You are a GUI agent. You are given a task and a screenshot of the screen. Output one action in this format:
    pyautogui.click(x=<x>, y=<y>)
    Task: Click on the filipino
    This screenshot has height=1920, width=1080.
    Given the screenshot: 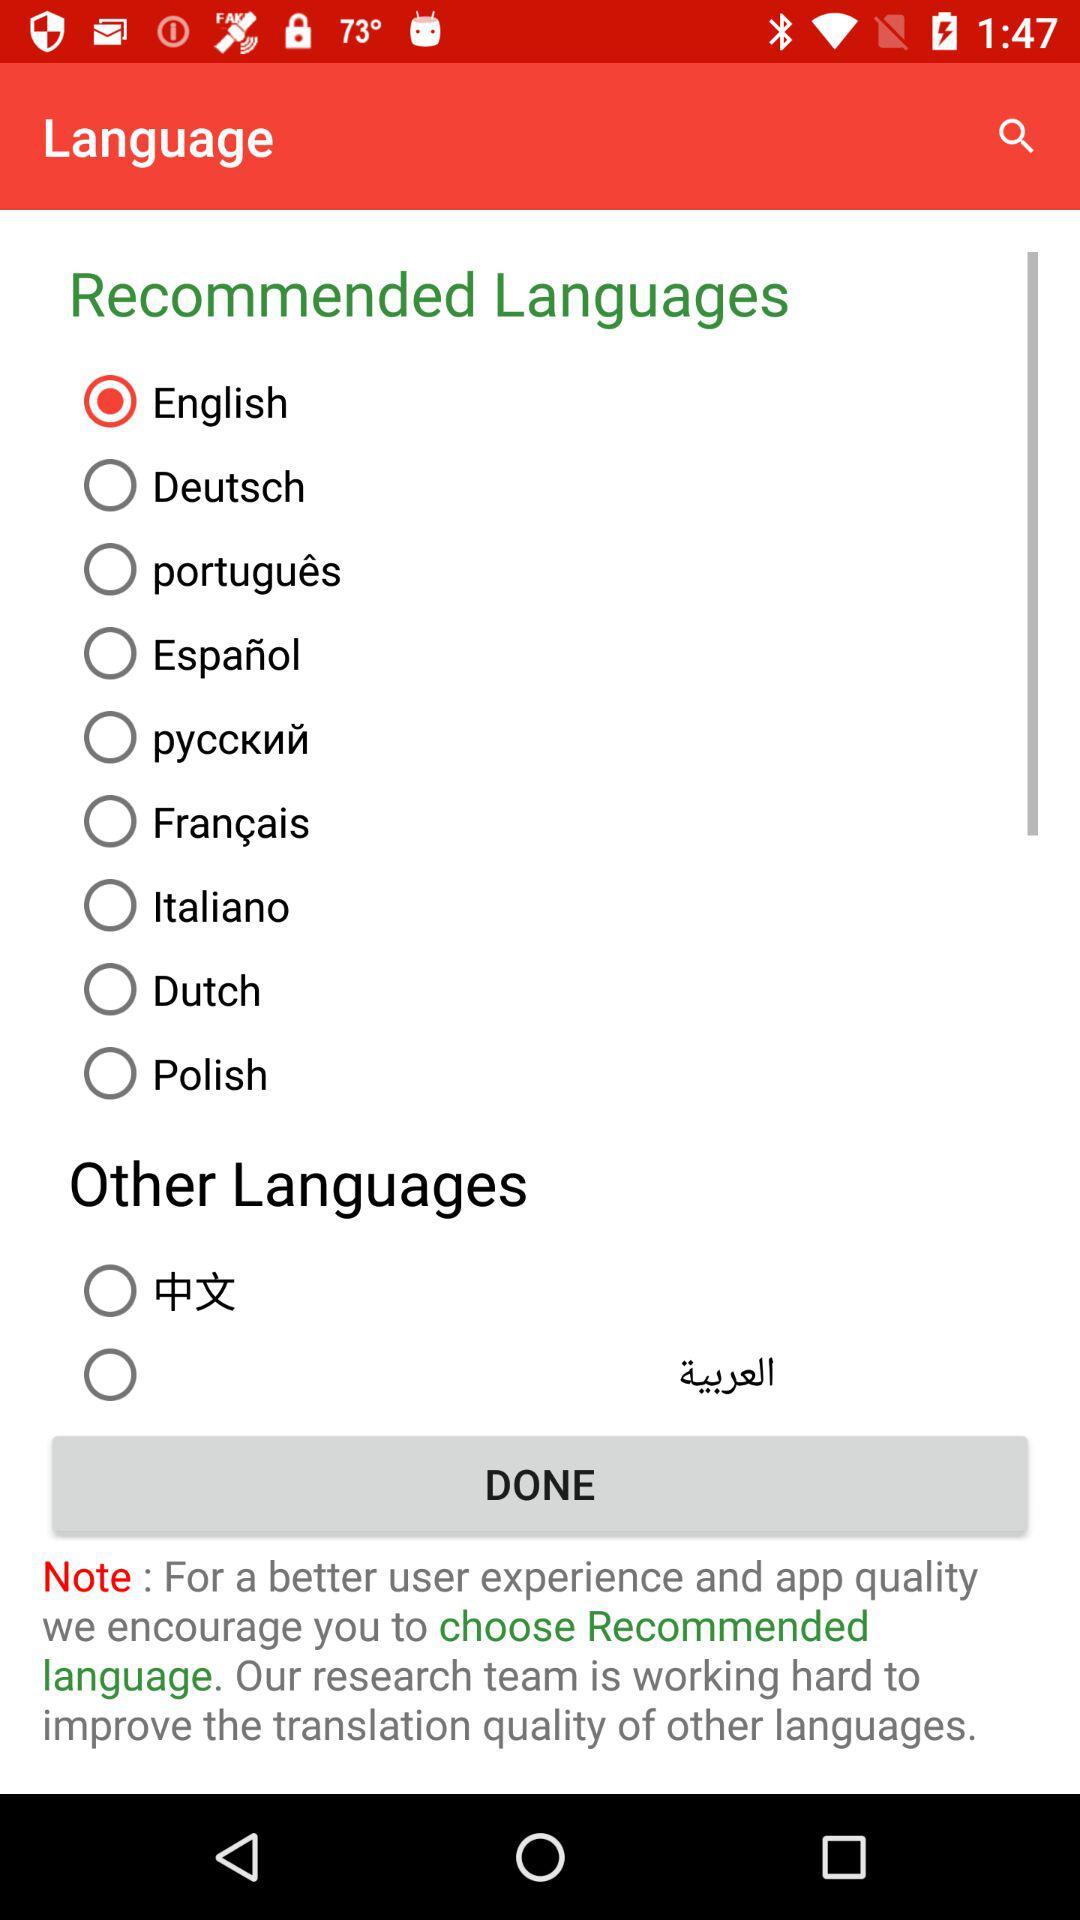 What is the action you would take?
    pyautogui.click(x=553, y=1417)
    